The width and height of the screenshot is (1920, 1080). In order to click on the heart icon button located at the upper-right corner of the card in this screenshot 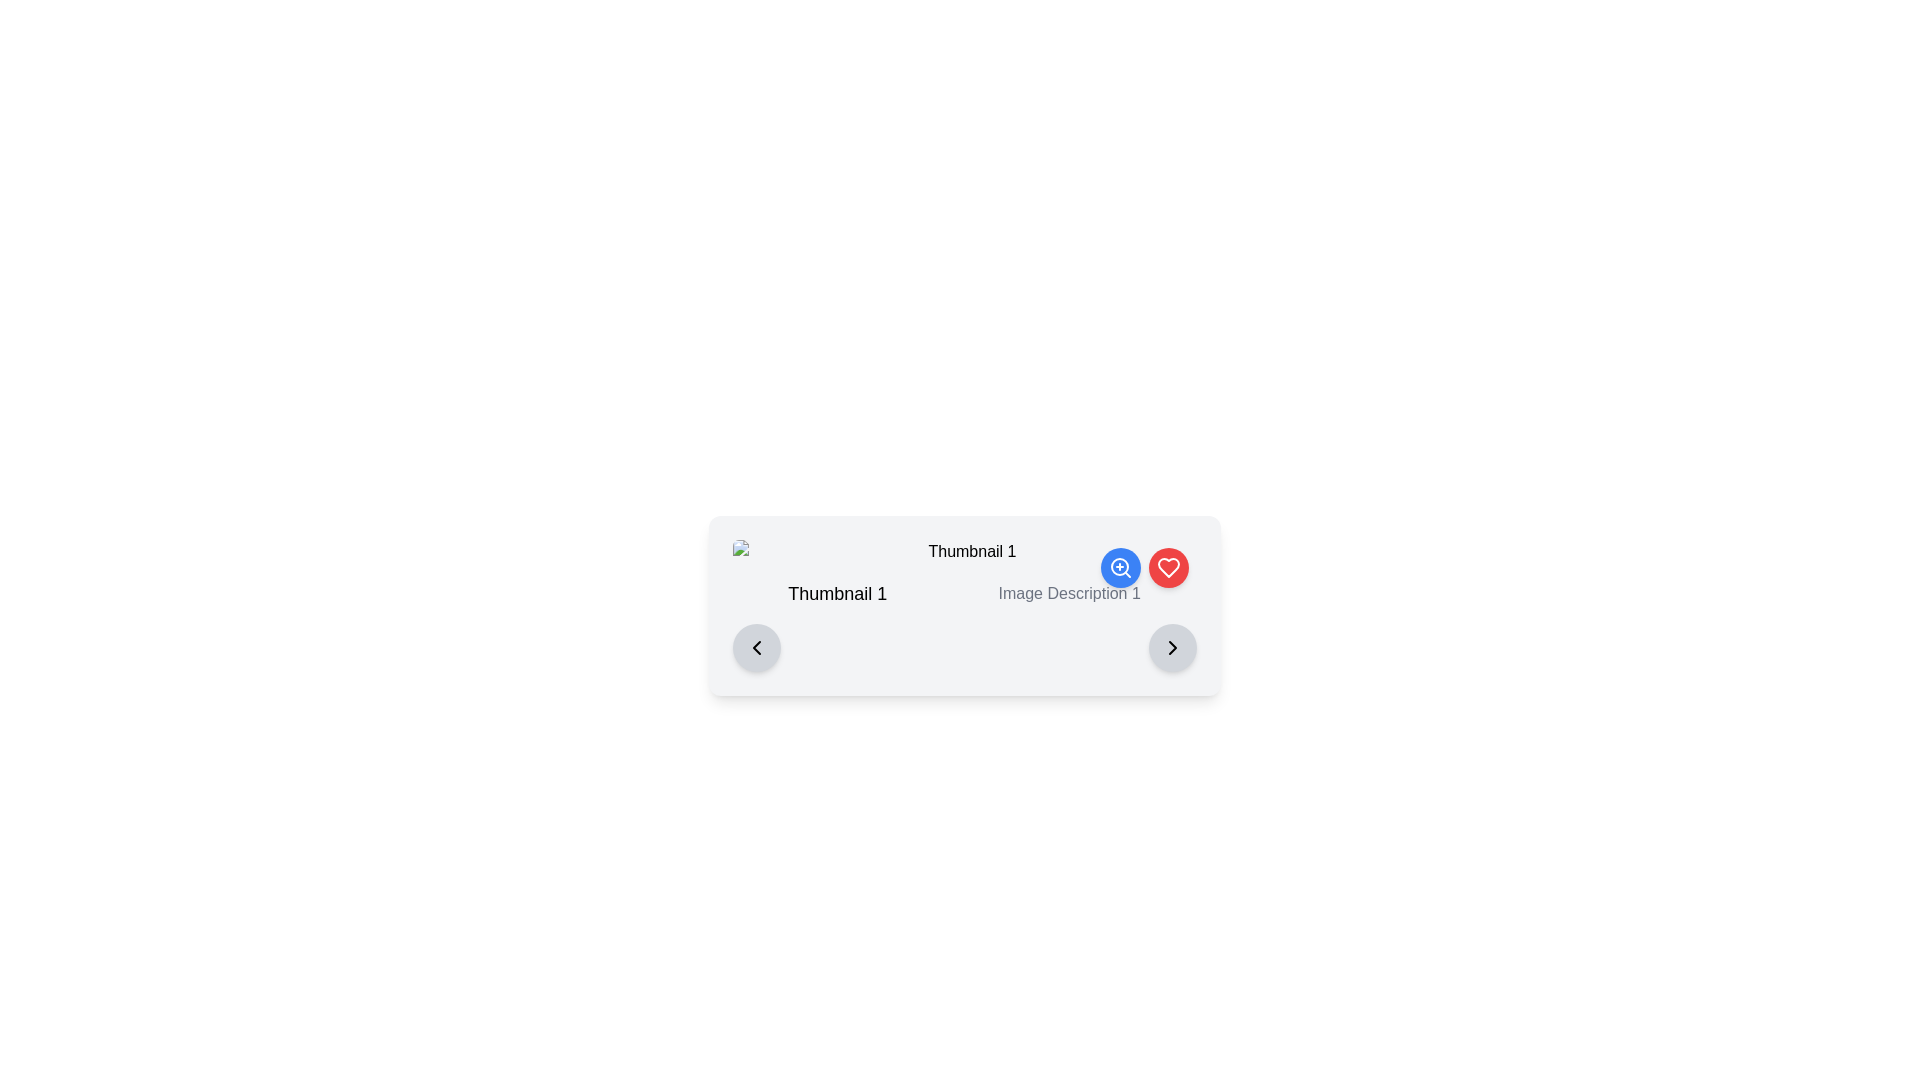, I will do `click(1168, 567)`.